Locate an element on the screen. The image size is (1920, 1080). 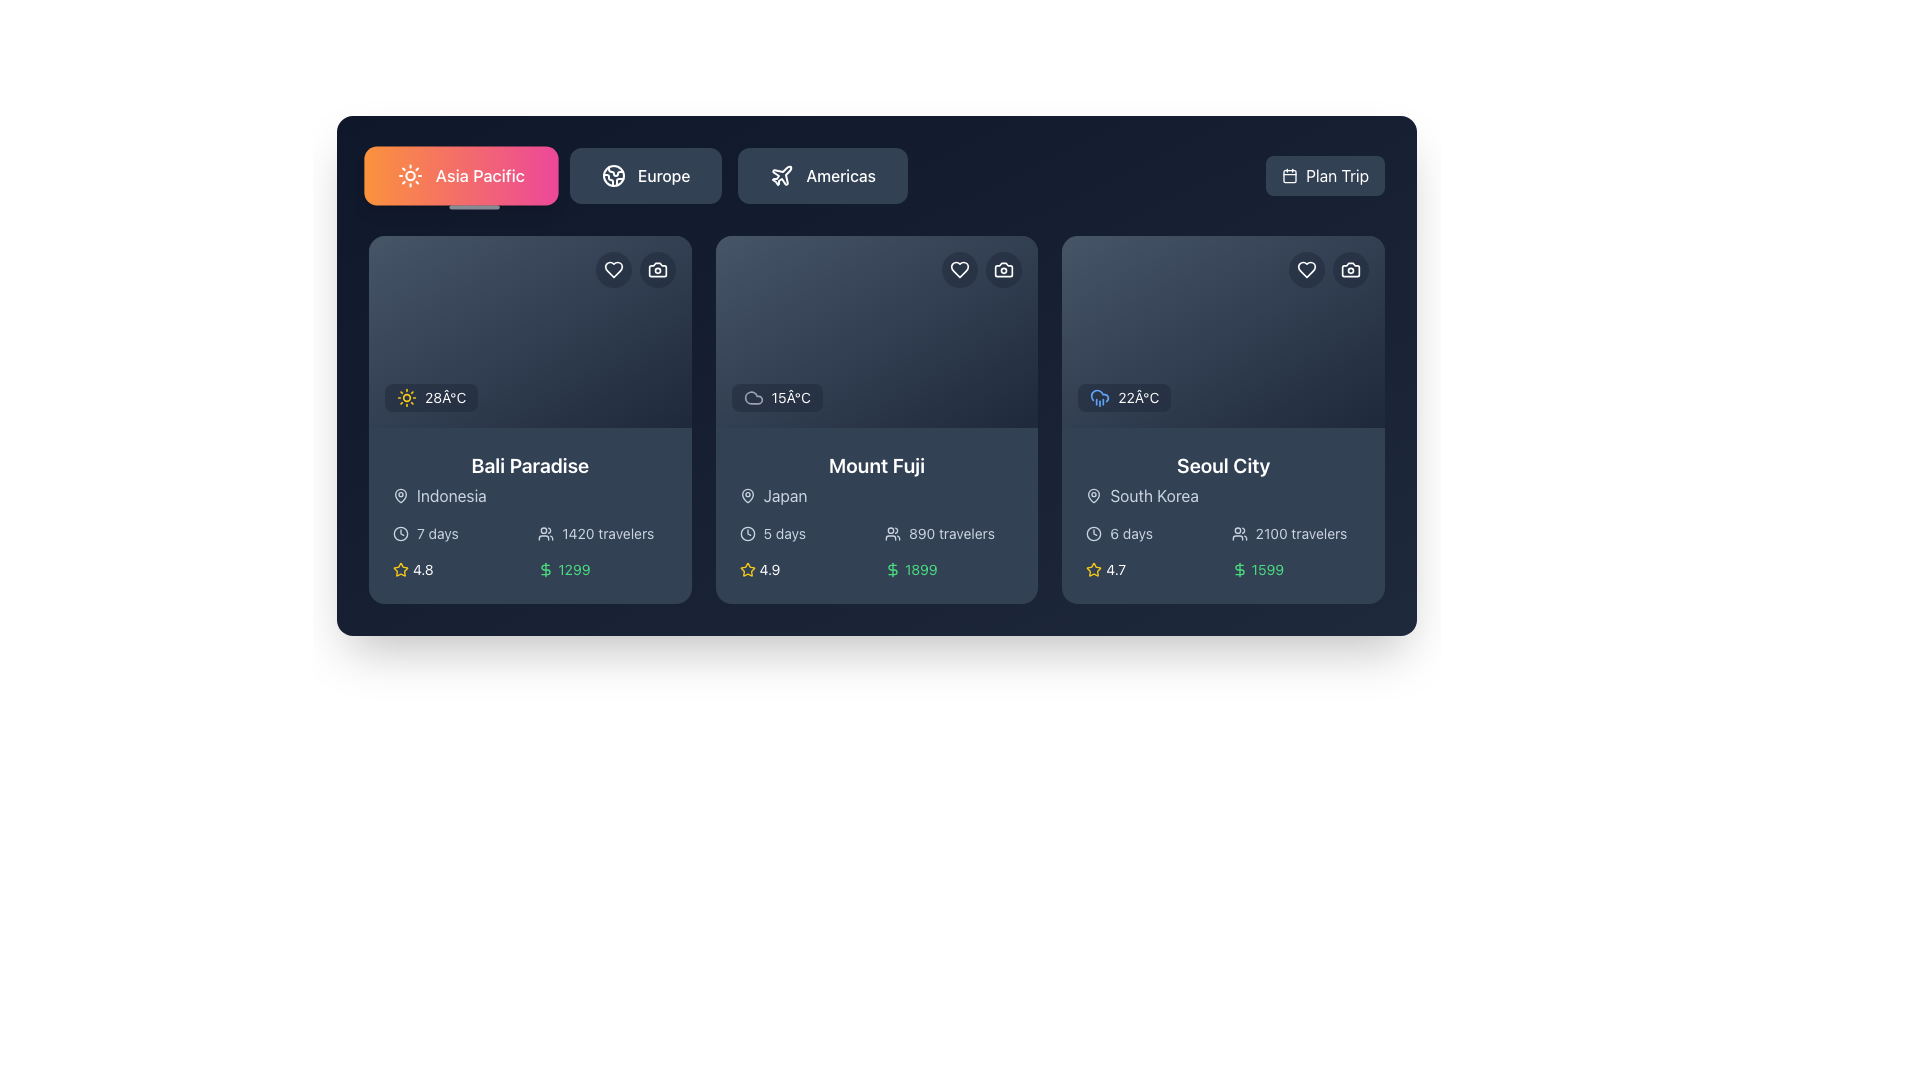
the circular graphic element within the clock icon located in the top right corner of the travel destination card is located at coordinates (400, 532).